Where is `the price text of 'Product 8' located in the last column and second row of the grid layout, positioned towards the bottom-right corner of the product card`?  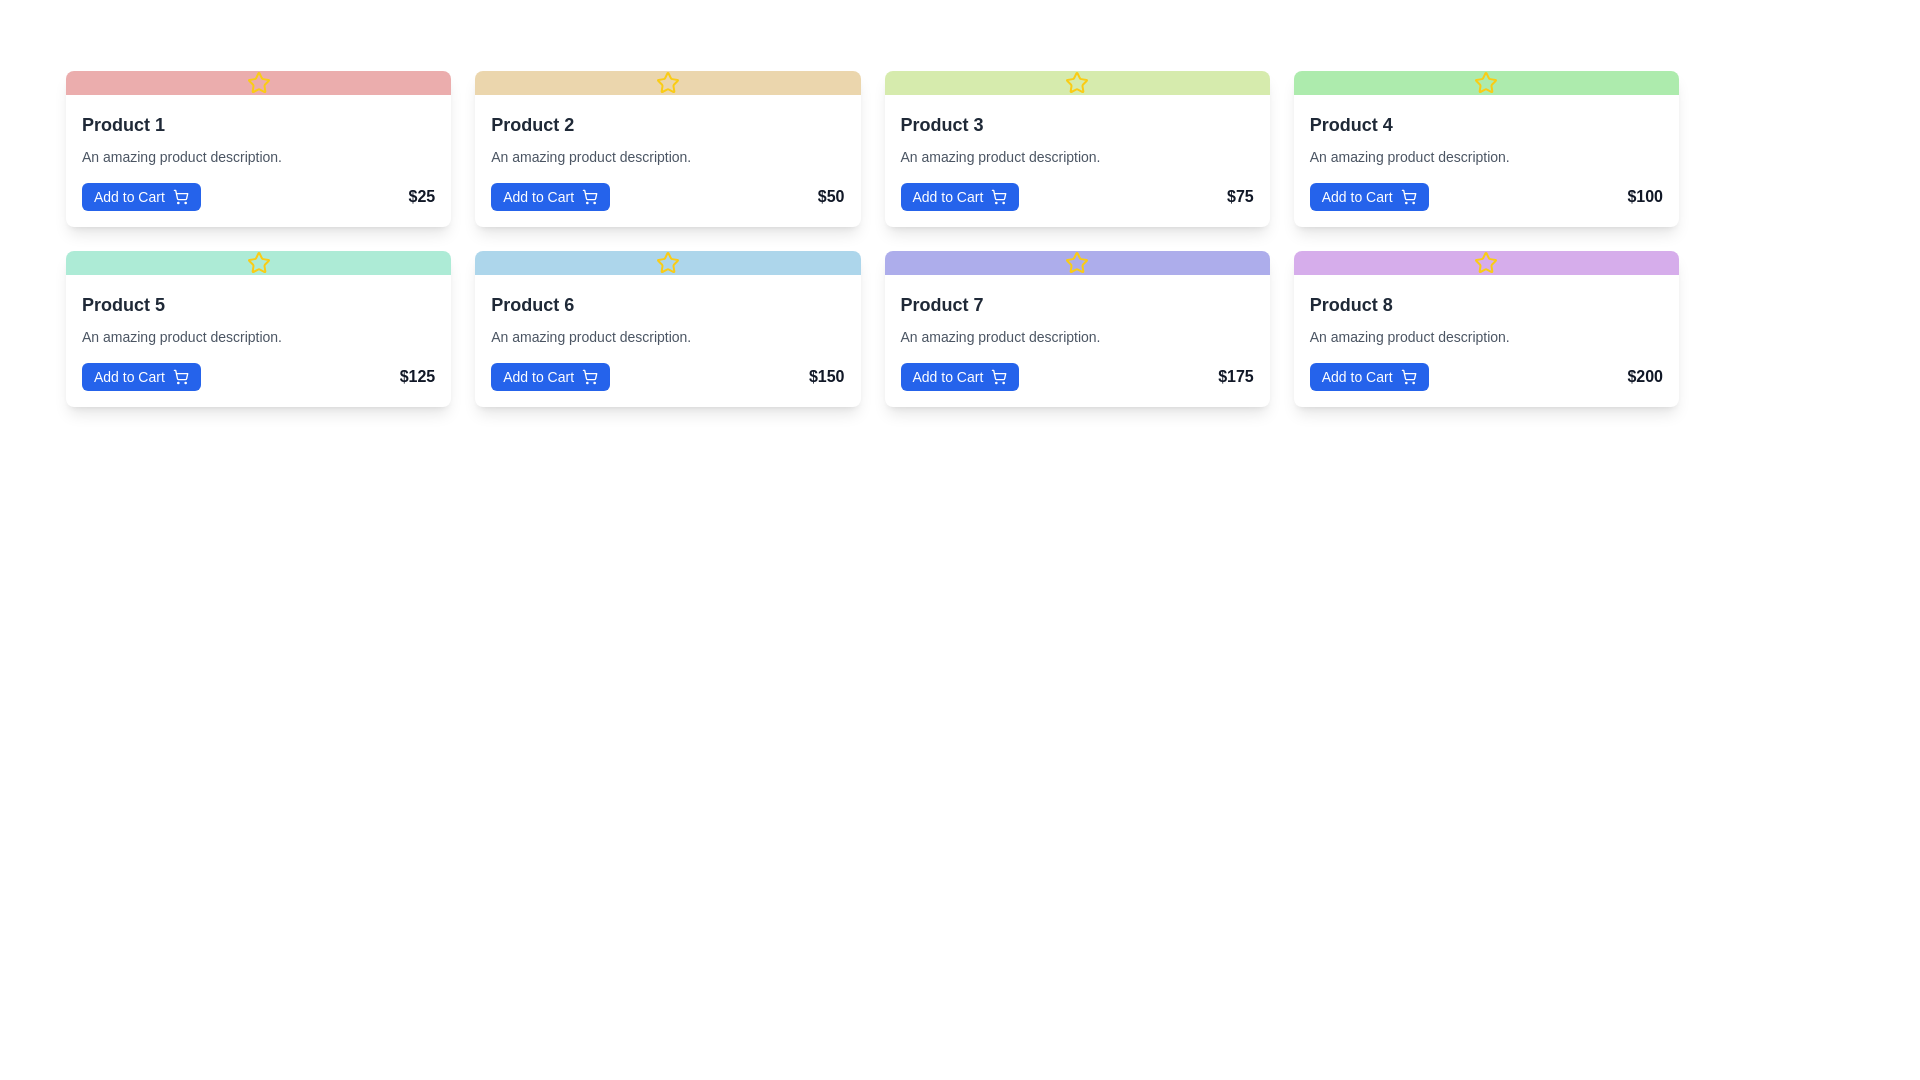
the price text of 'Product 8' located in the last column and second row of the grid layout, positioned towards the bottom-right corner of the product card is located at coordinates (1645, 377).